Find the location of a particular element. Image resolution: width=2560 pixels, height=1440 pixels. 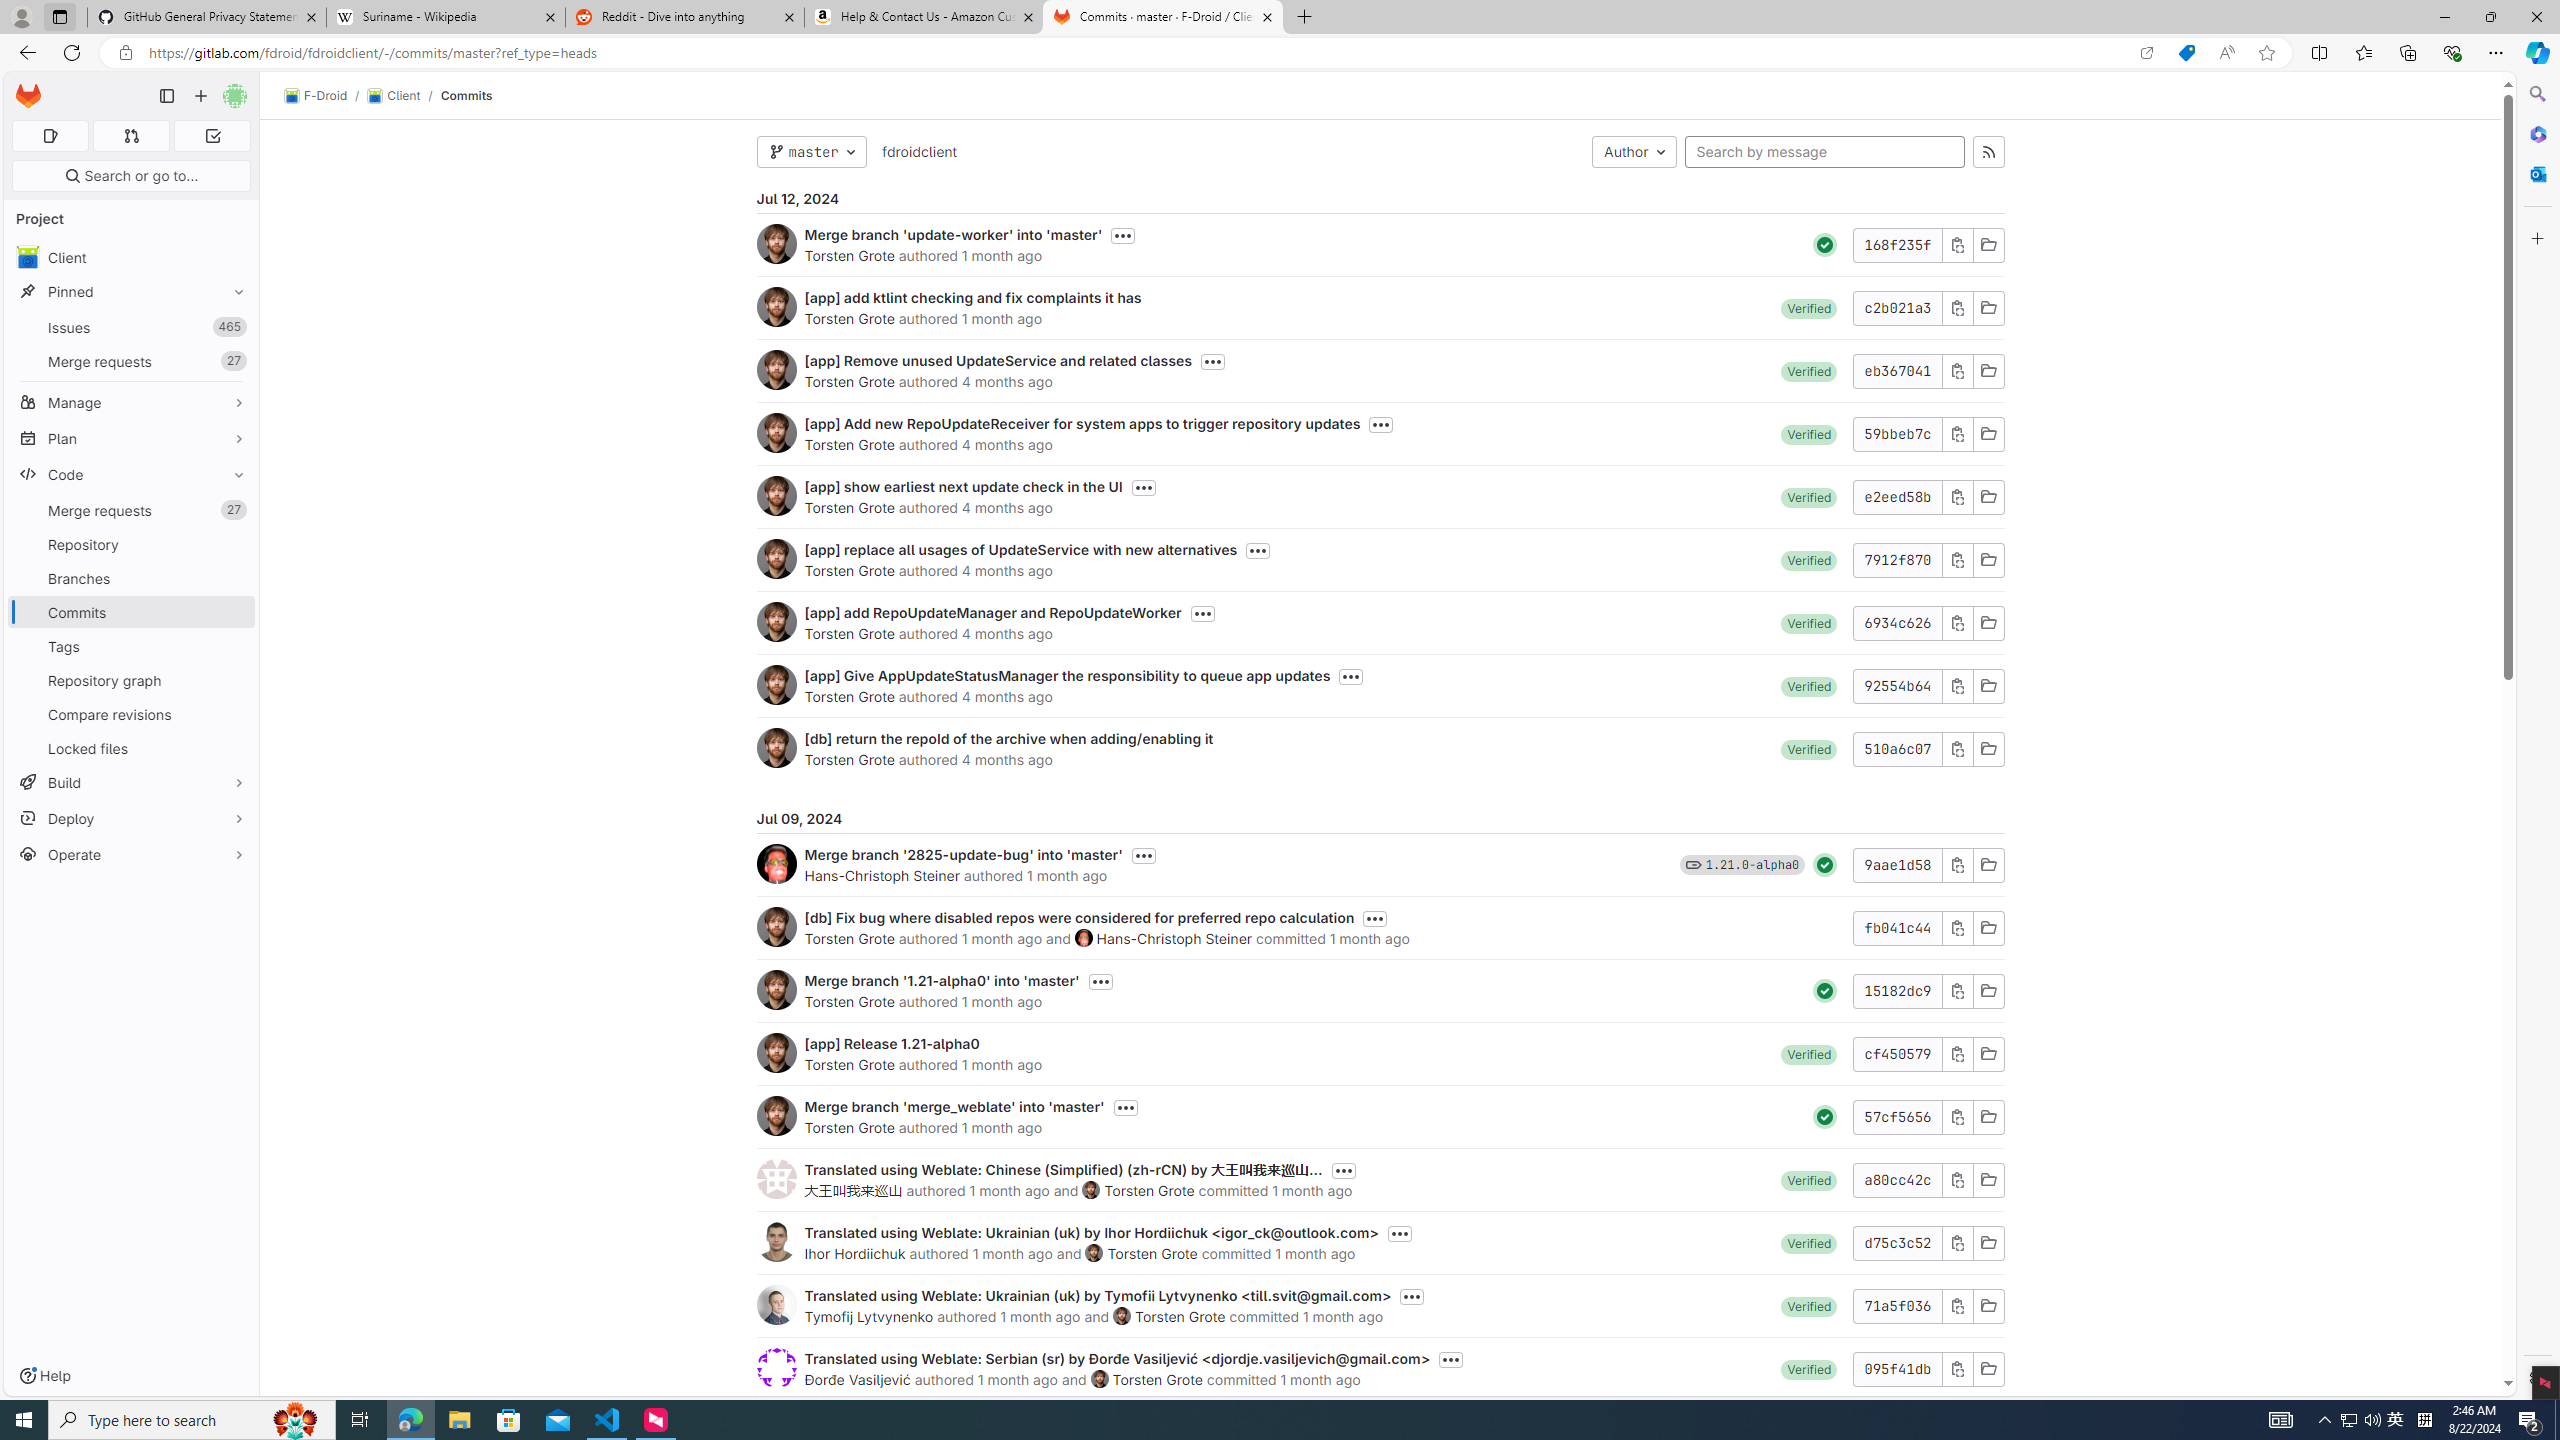

'Search' is located at coordinates (2535, 93).